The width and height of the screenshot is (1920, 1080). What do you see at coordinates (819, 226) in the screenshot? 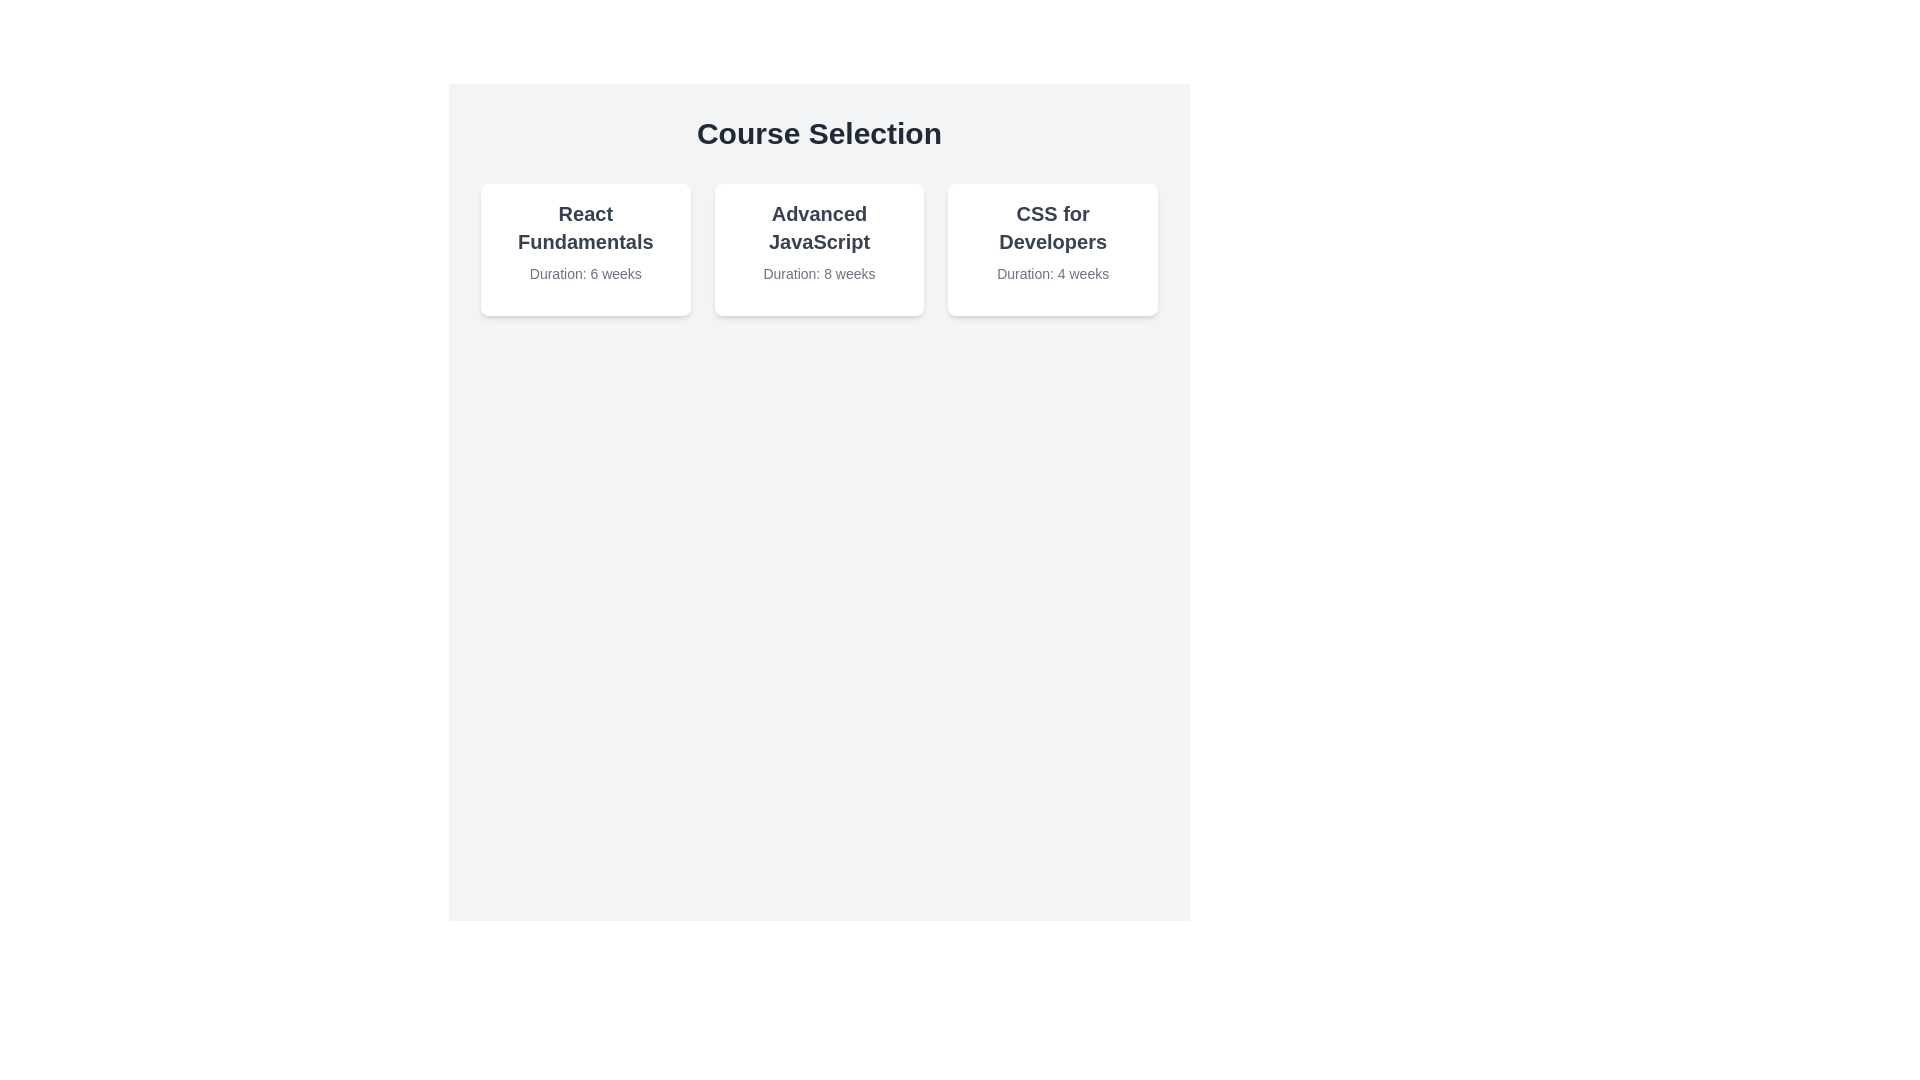
I see `text content of the 'Advanced JavaScript' title text label located at the upper portion of the middle course card in a horizontal list of three cards` at bounding box center [819, 226].